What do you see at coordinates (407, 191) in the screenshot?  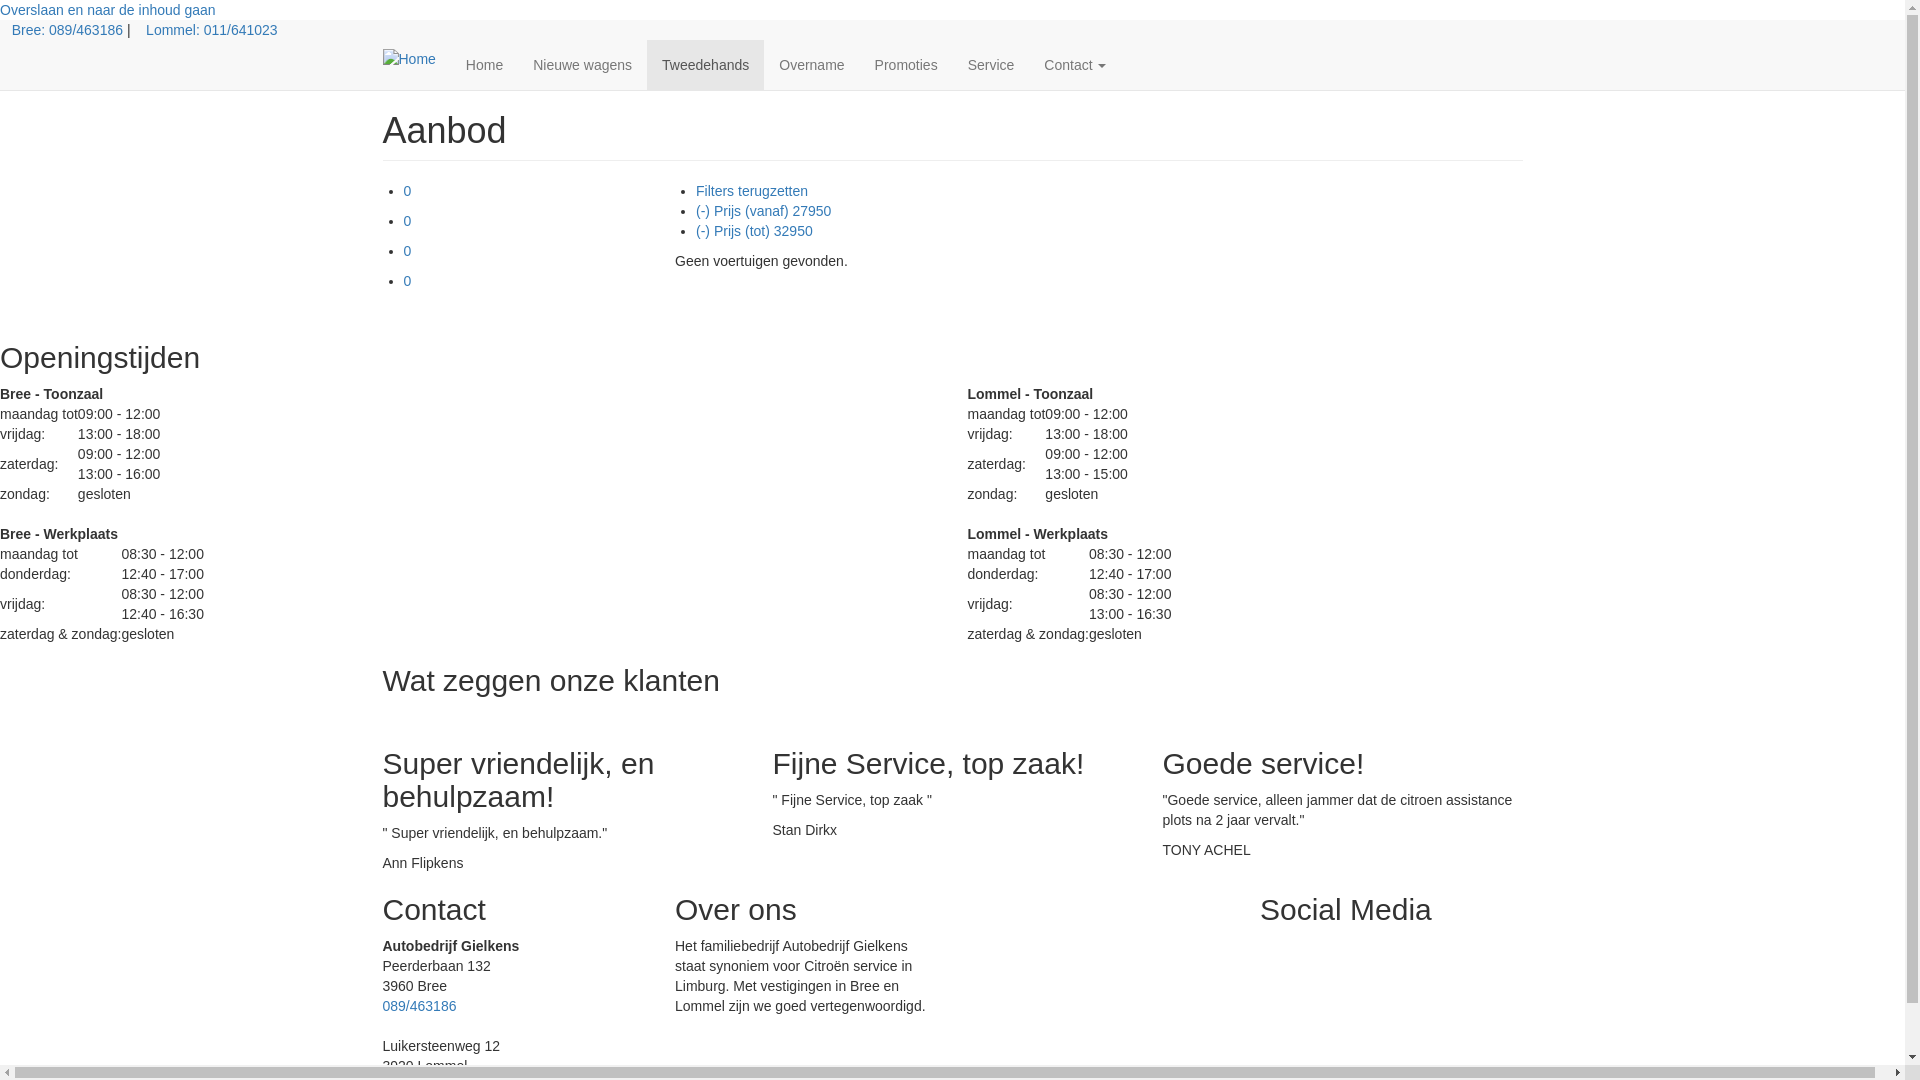 I see `'0'` at bounding box center [407, 191].